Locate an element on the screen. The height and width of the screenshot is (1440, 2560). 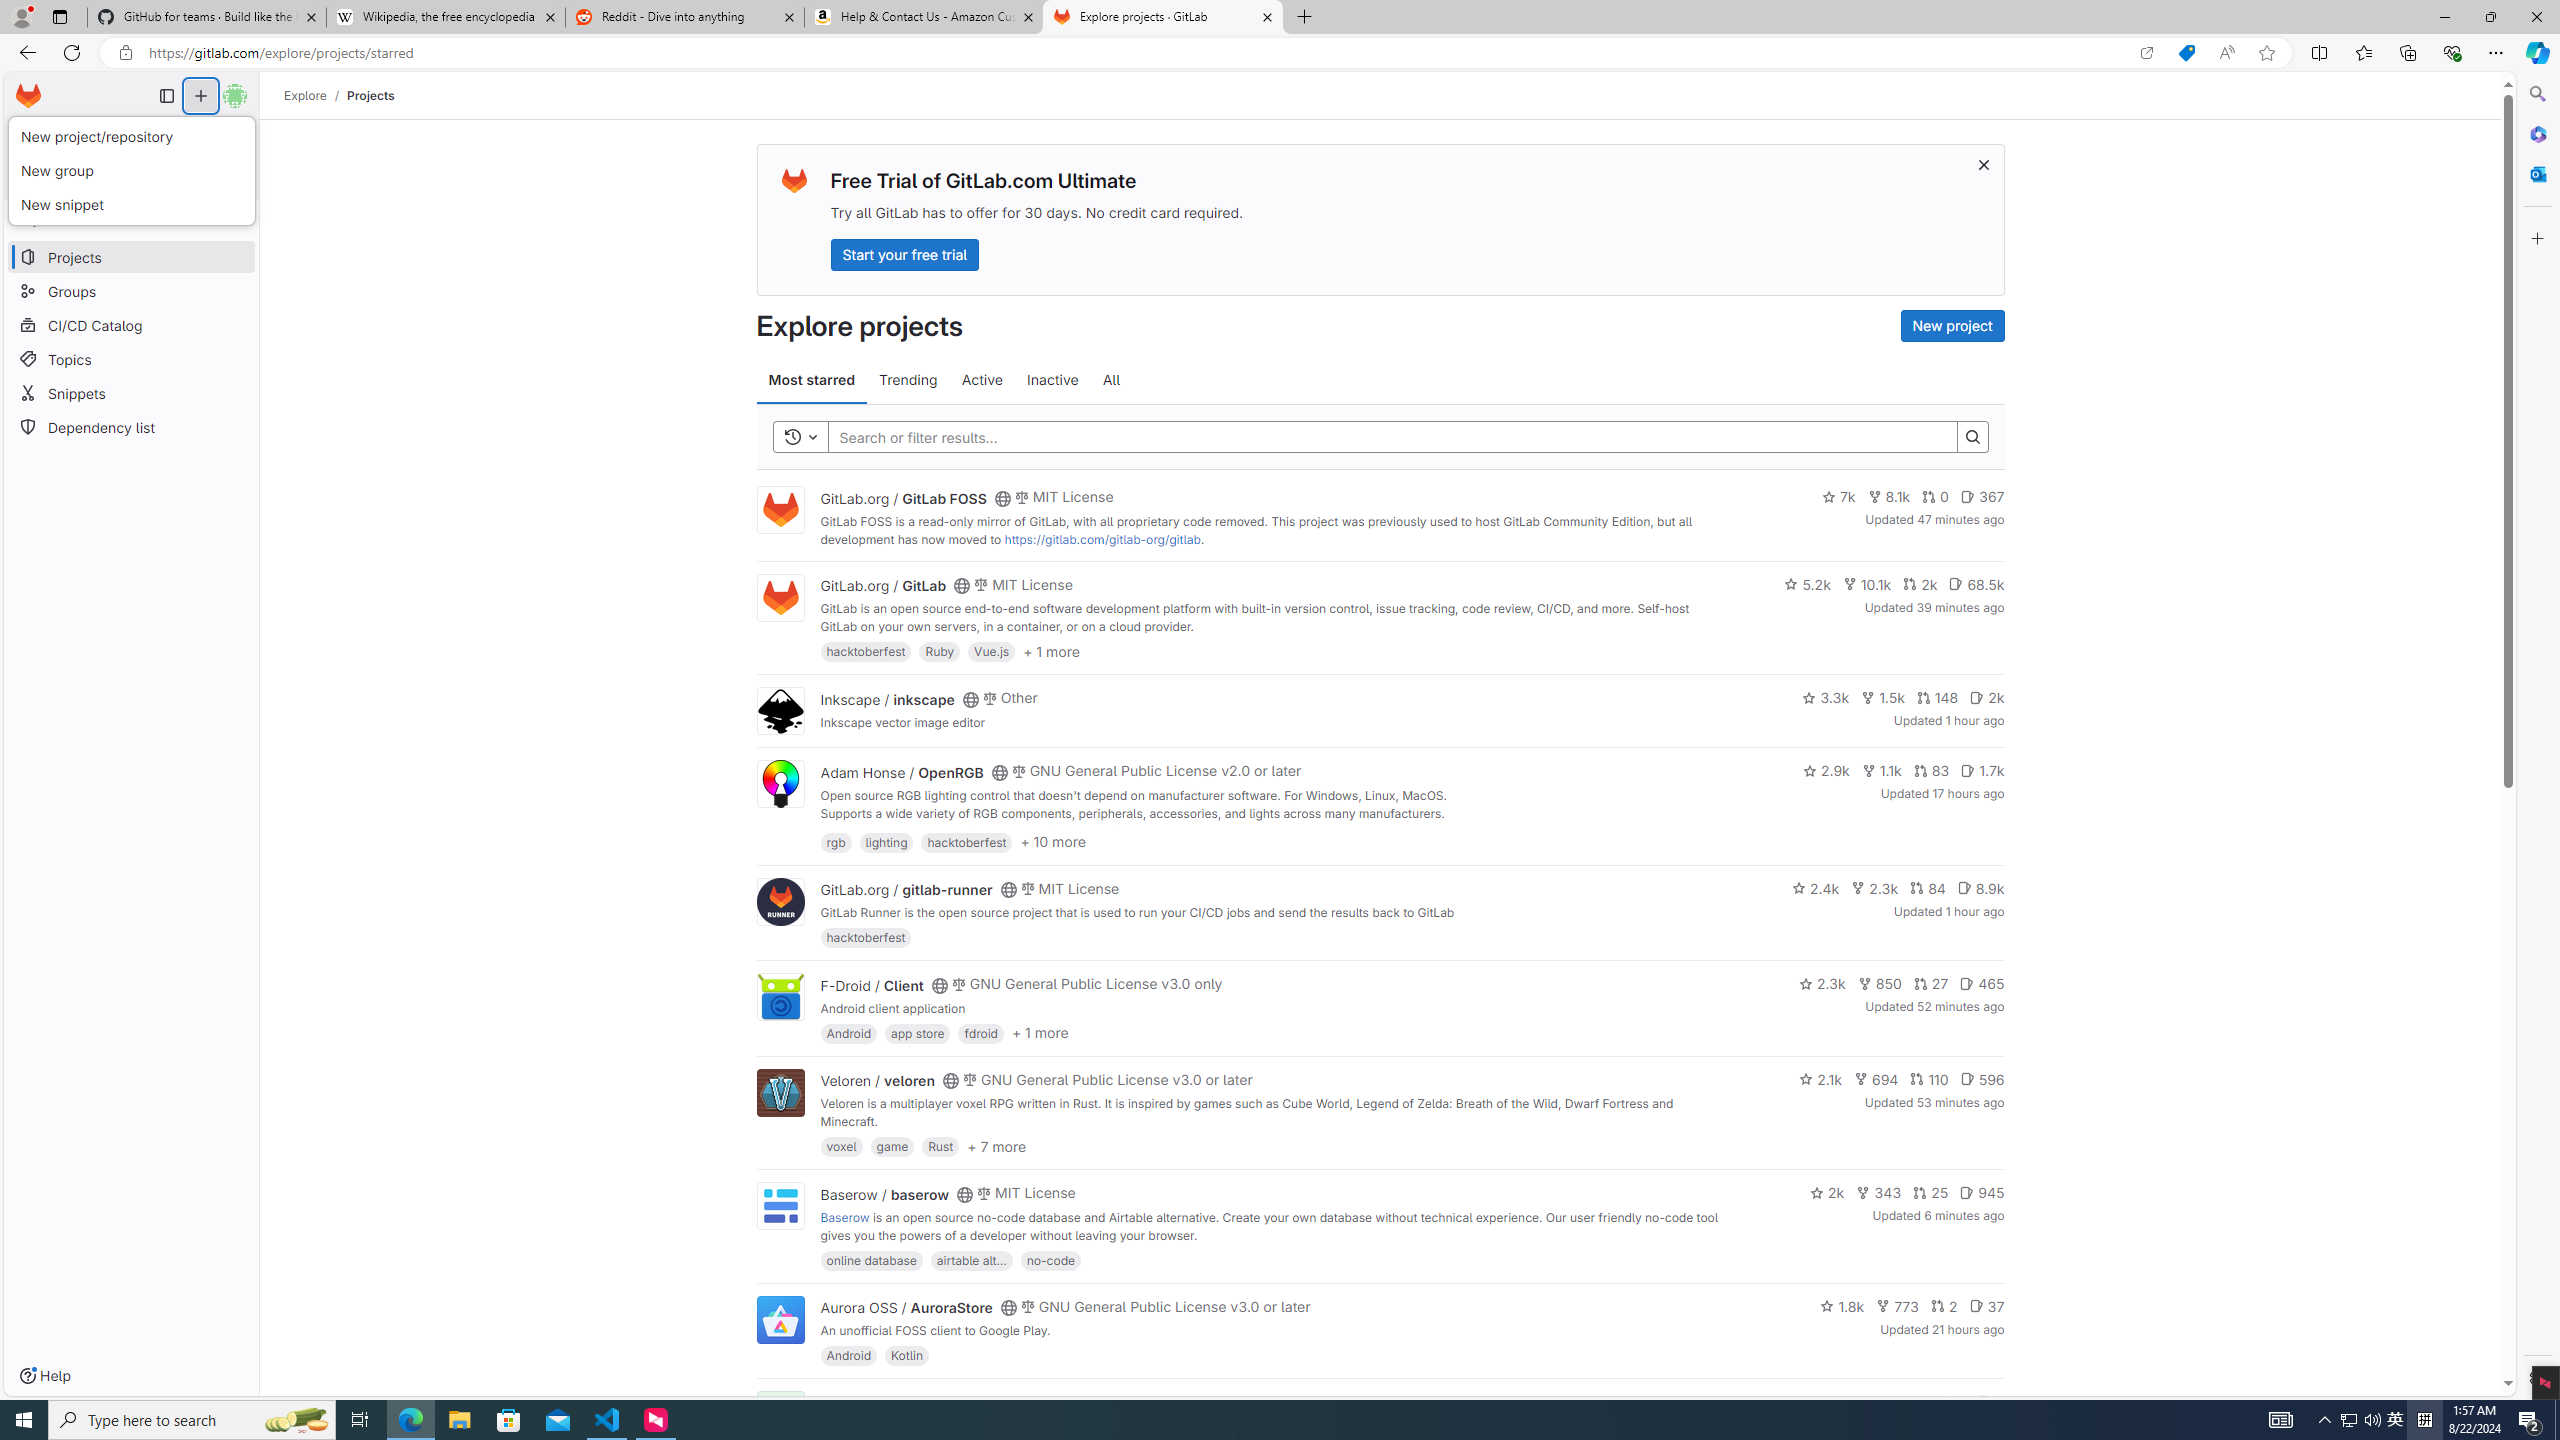
'New snippet' is located at coordinates (130, 204).